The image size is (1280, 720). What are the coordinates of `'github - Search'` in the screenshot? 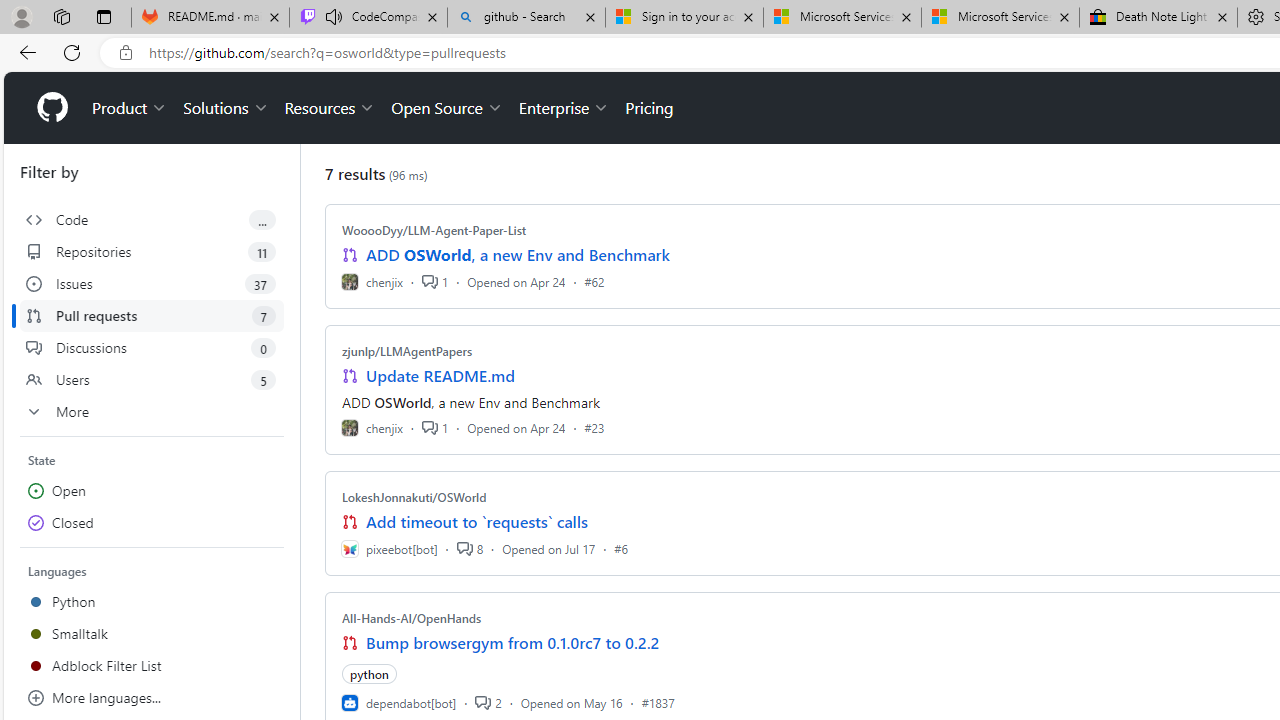 It's located at (526, 17).